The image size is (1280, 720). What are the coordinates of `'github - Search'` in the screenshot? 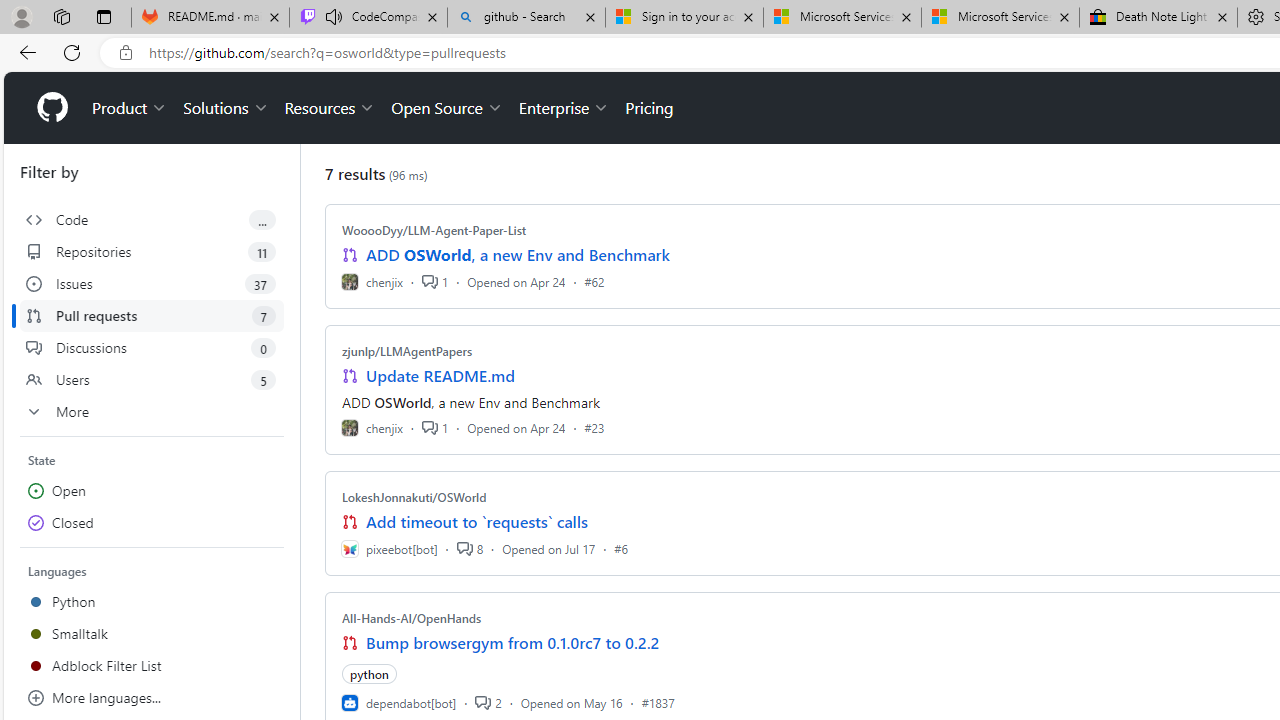 It's located at (526, 17).